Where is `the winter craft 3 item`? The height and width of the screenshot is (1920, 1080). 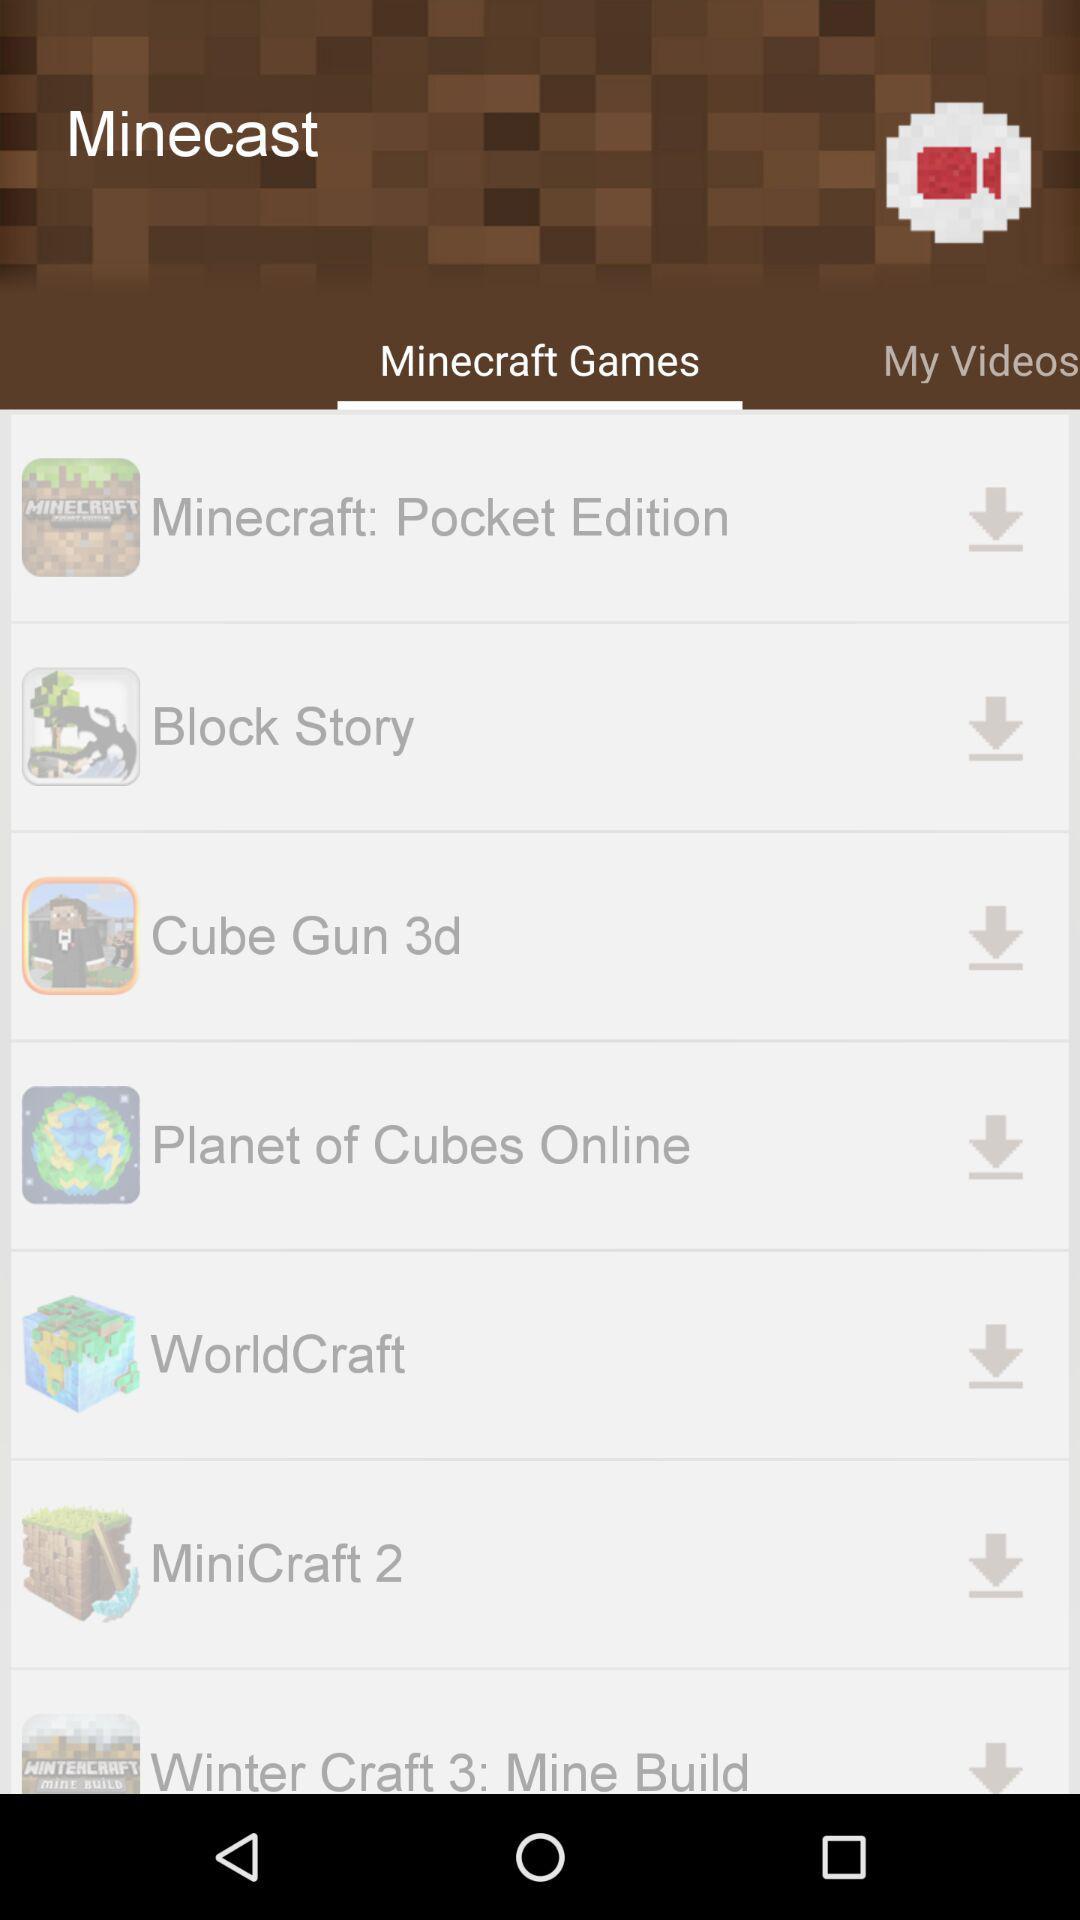 the winter craft 3 item is located at coordinates (608, 1765).